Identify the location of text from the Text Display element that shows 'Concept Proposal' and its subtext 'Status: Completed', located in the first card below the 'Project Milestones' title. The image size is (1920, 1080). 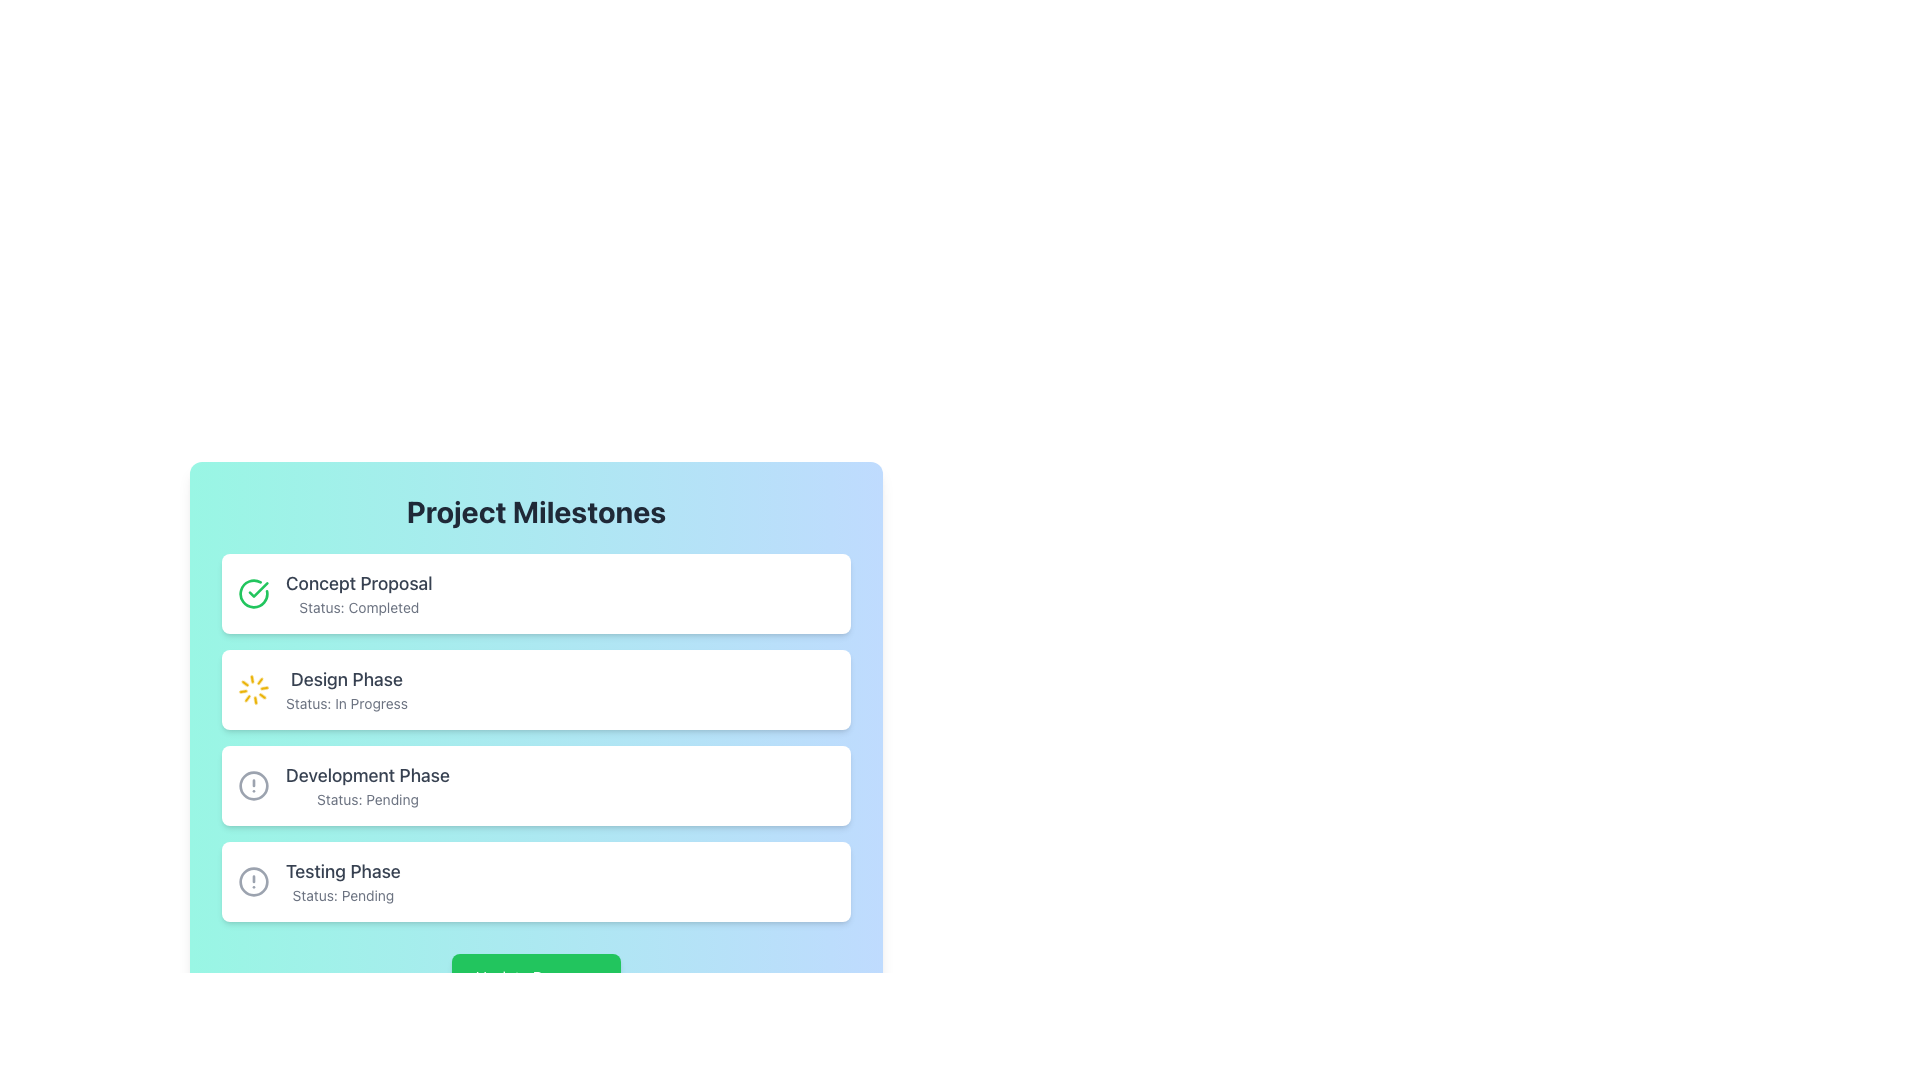
(359, 593).